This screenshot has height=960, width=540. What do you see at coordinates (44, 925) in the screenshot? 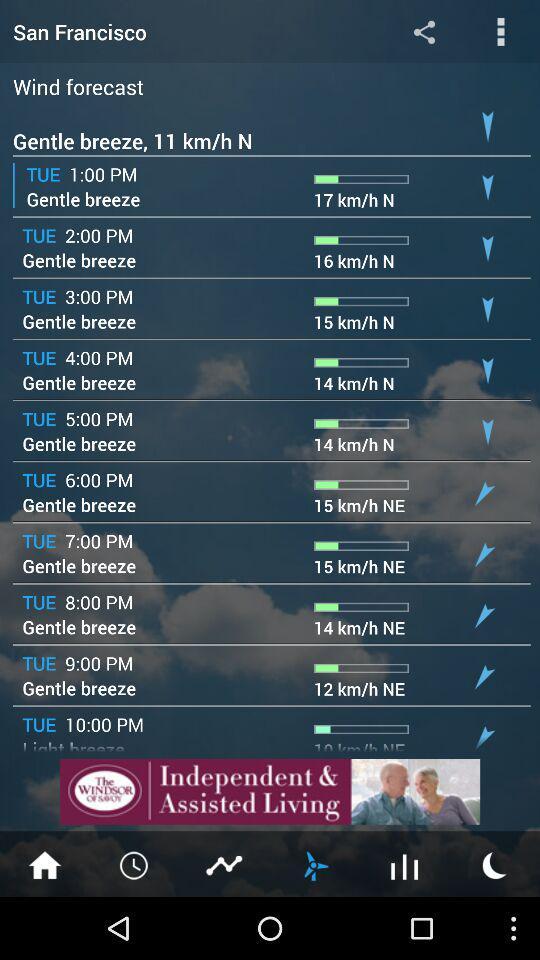
I see `the home icon` at bounding box center [44, 925].